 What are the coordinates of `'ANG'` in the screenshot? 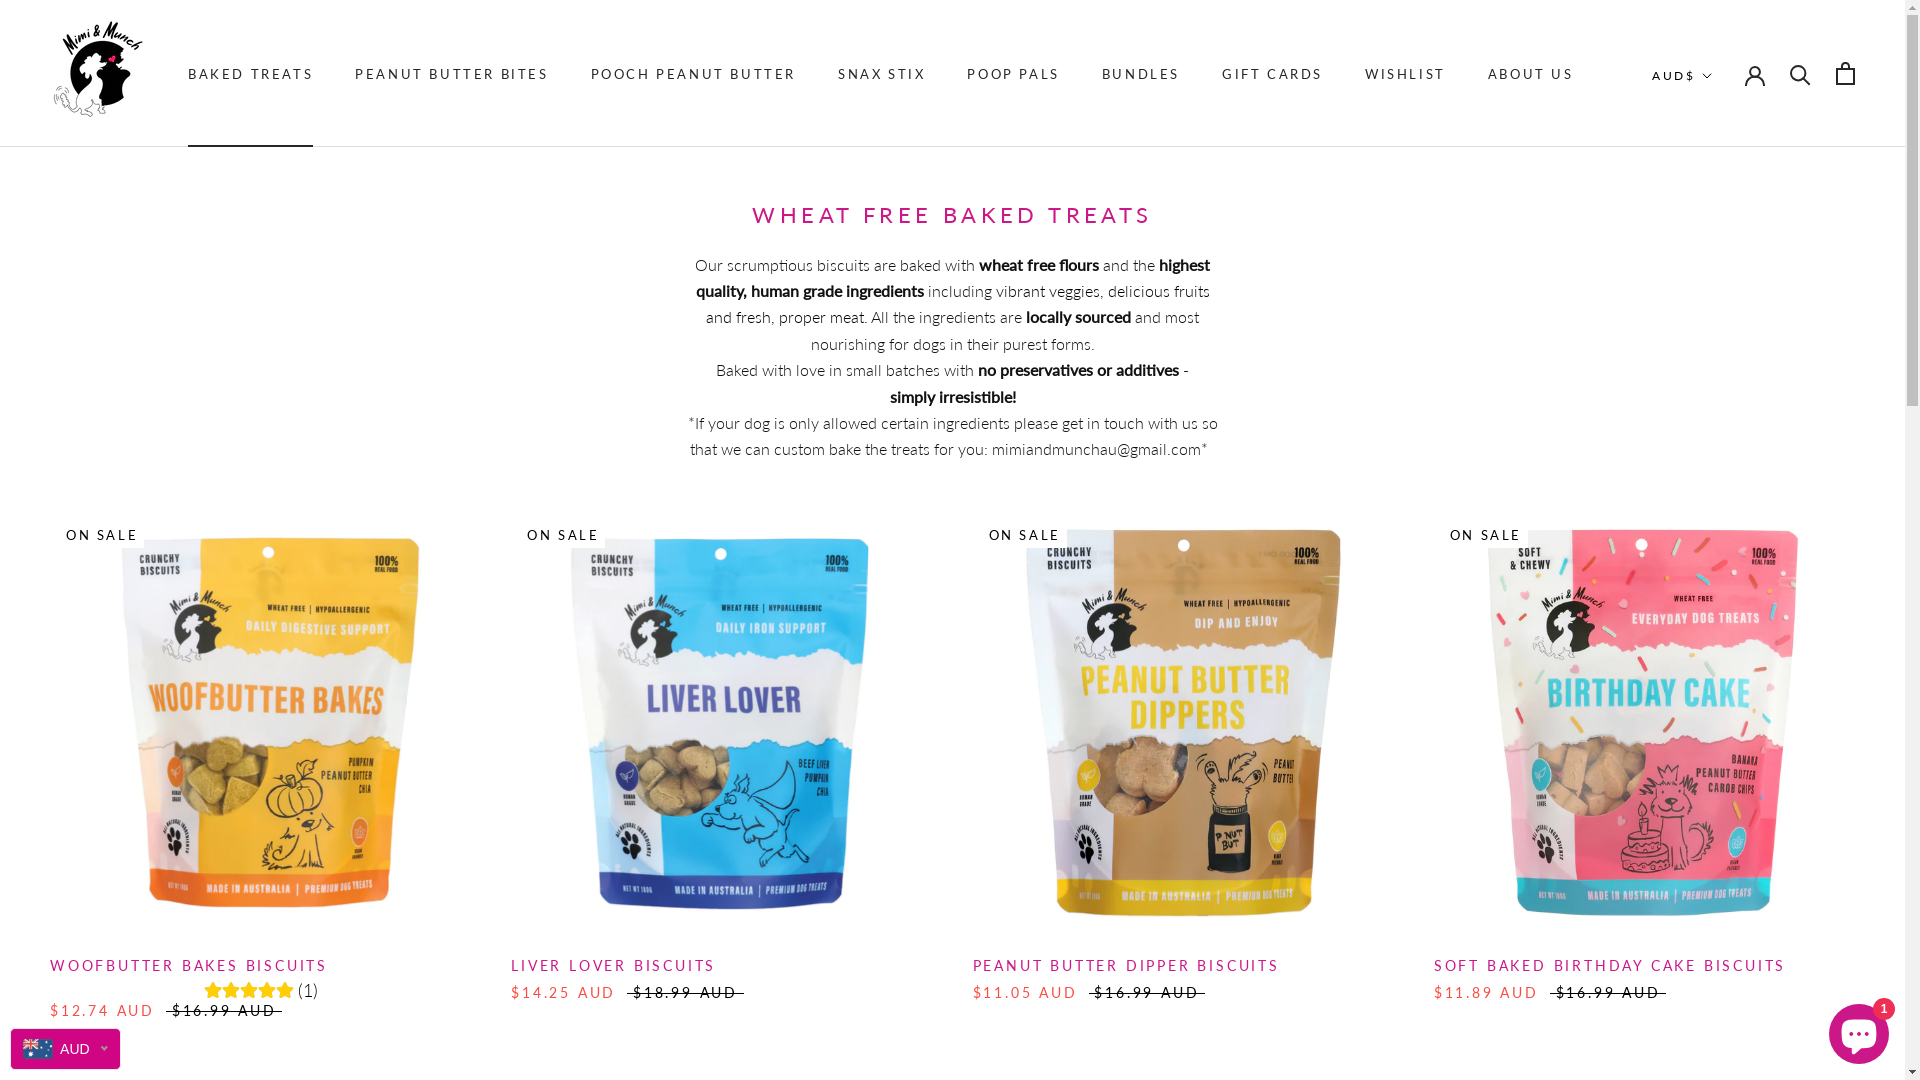 It's located at (1720, 238).